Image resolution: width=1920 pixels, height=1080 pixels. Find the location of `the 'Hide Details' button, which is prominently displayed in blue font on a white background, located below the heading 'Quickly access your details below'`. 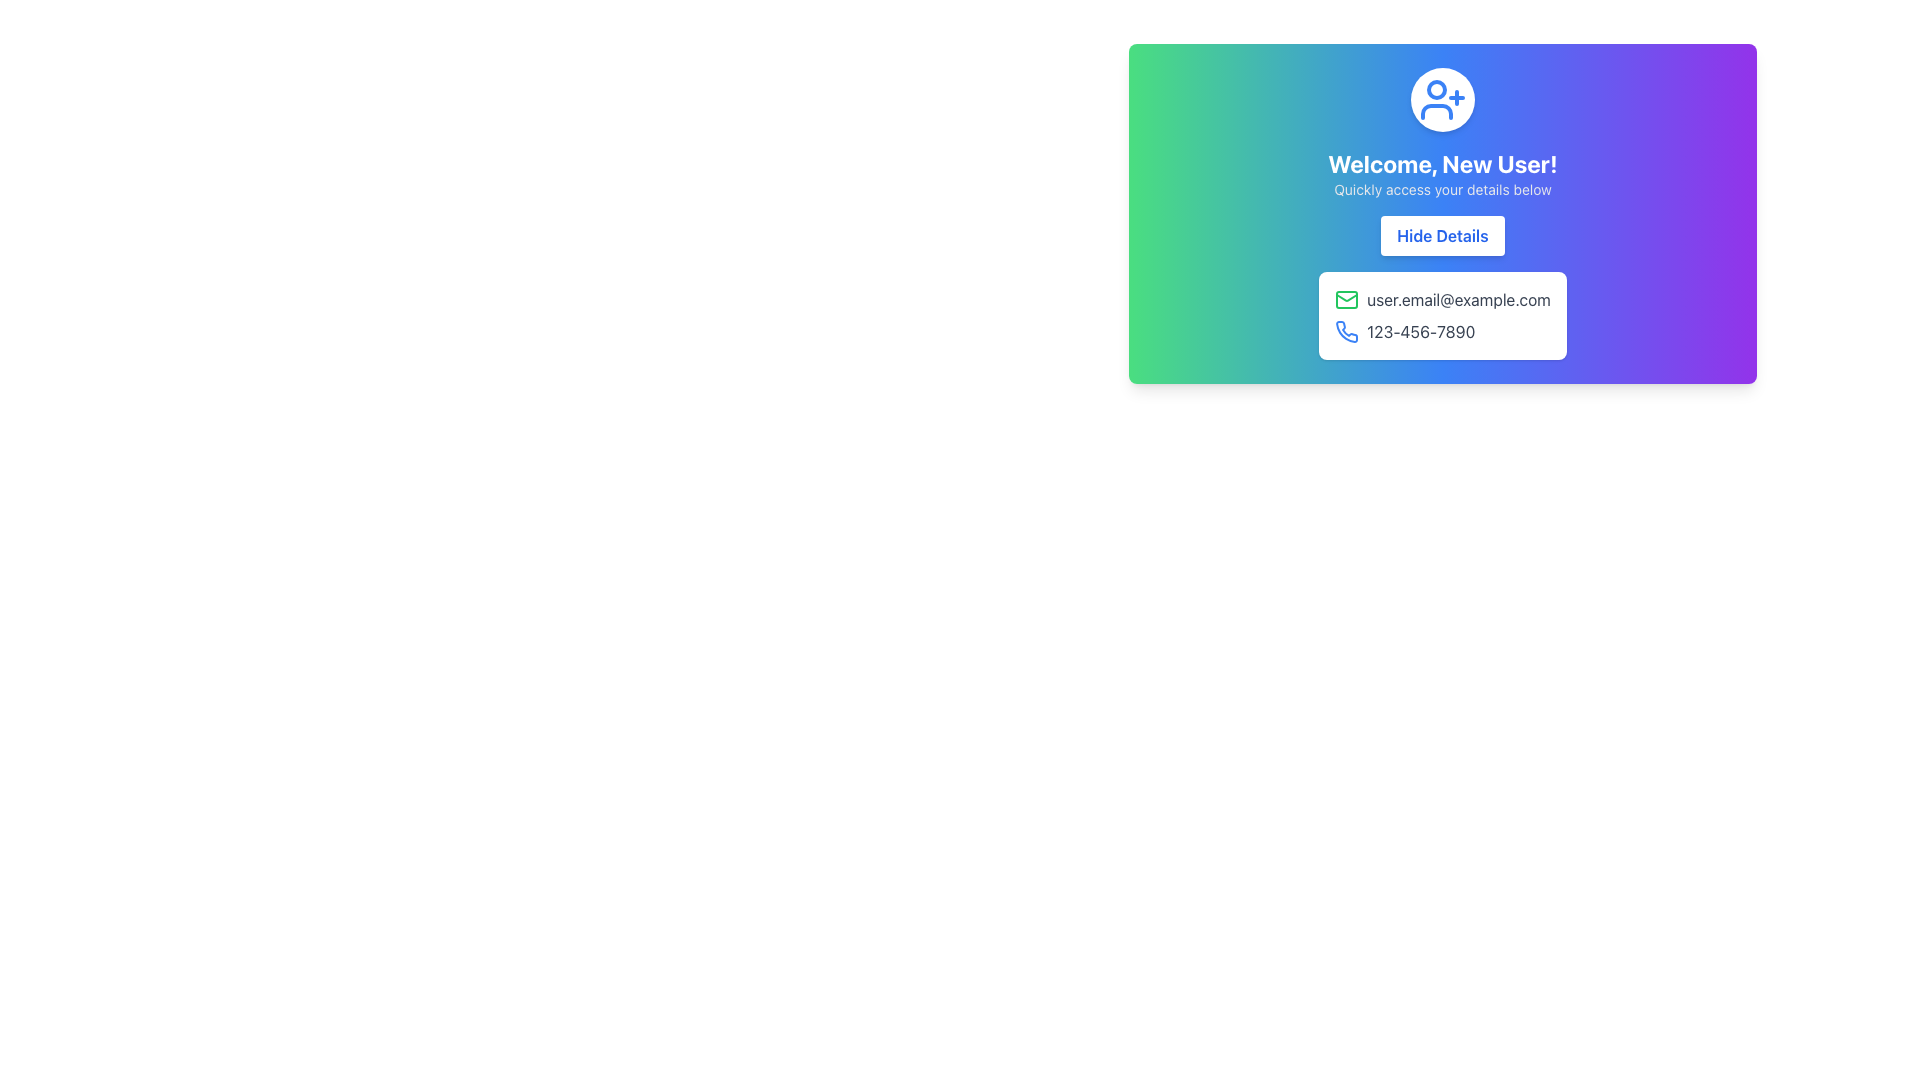

the 'Hide Details' button, which is prominently displayed in blue font on a white background, located below the heading 'Quickly access your details below' is located at coordinates (1443, 234).